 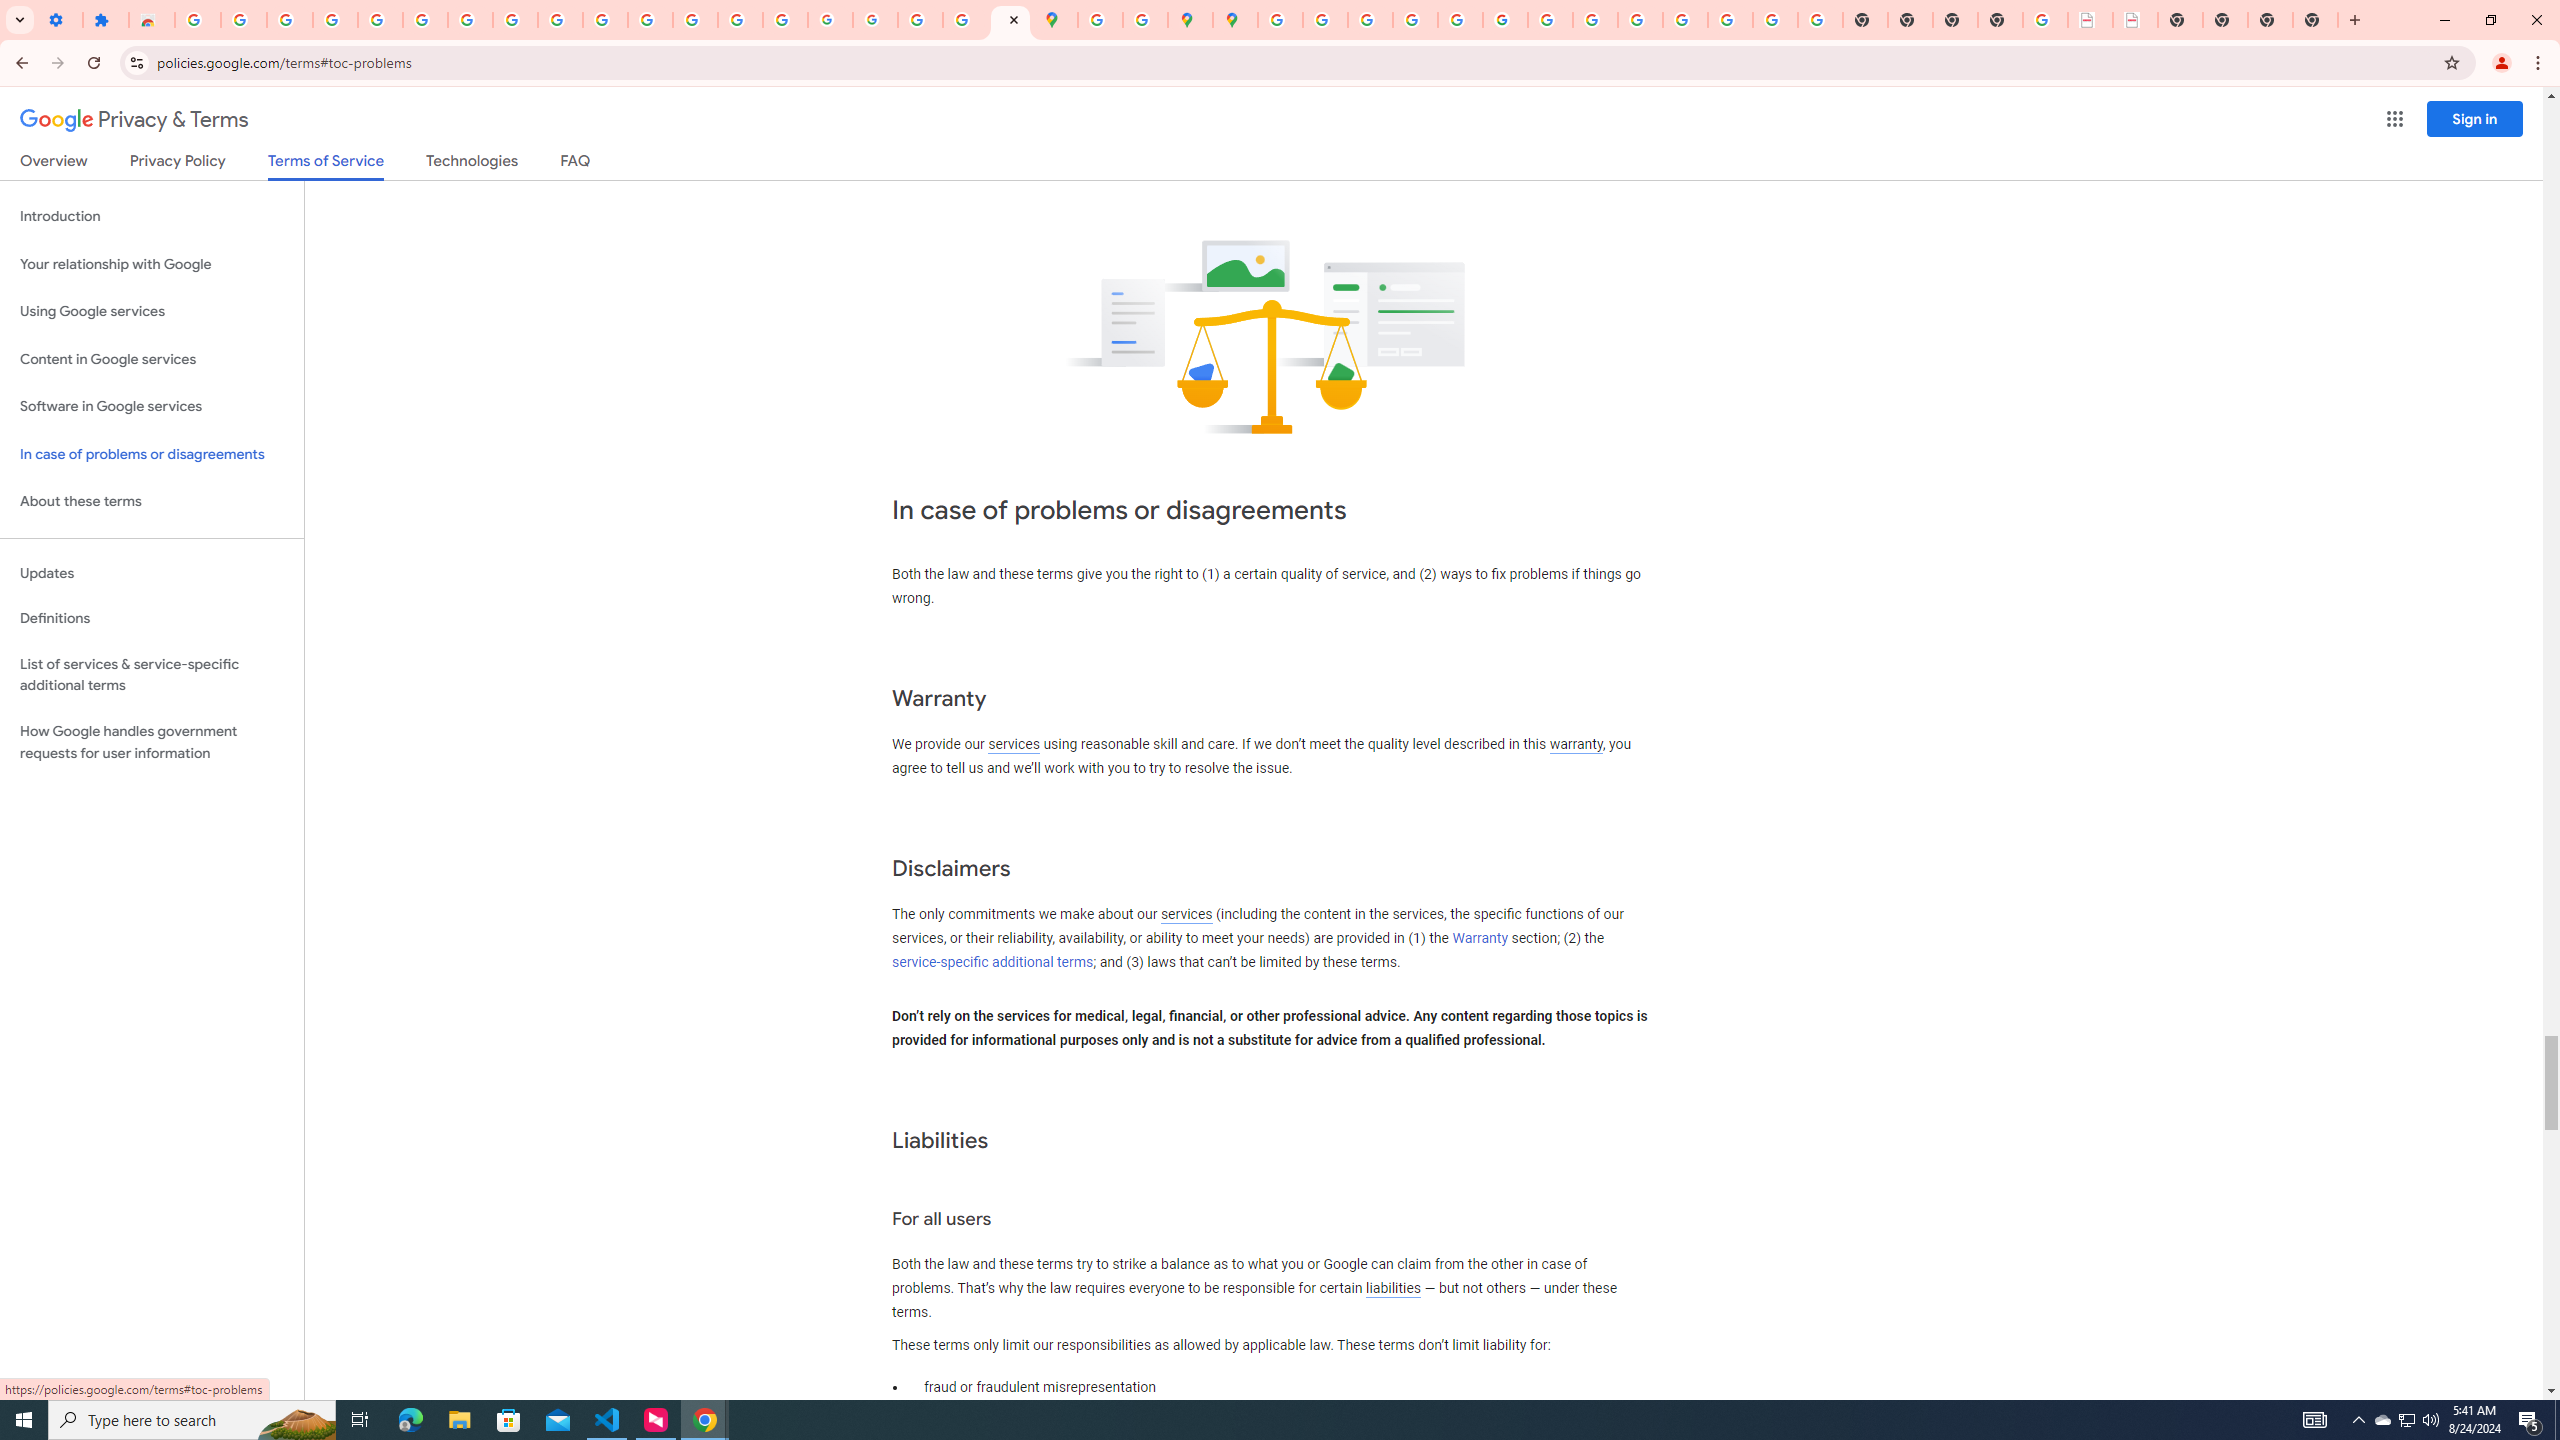 What do you see at coordinates (425, 19) in the screenshot?
I see `'Sign in - Google Accounts'` at bounding box center [425, 19].